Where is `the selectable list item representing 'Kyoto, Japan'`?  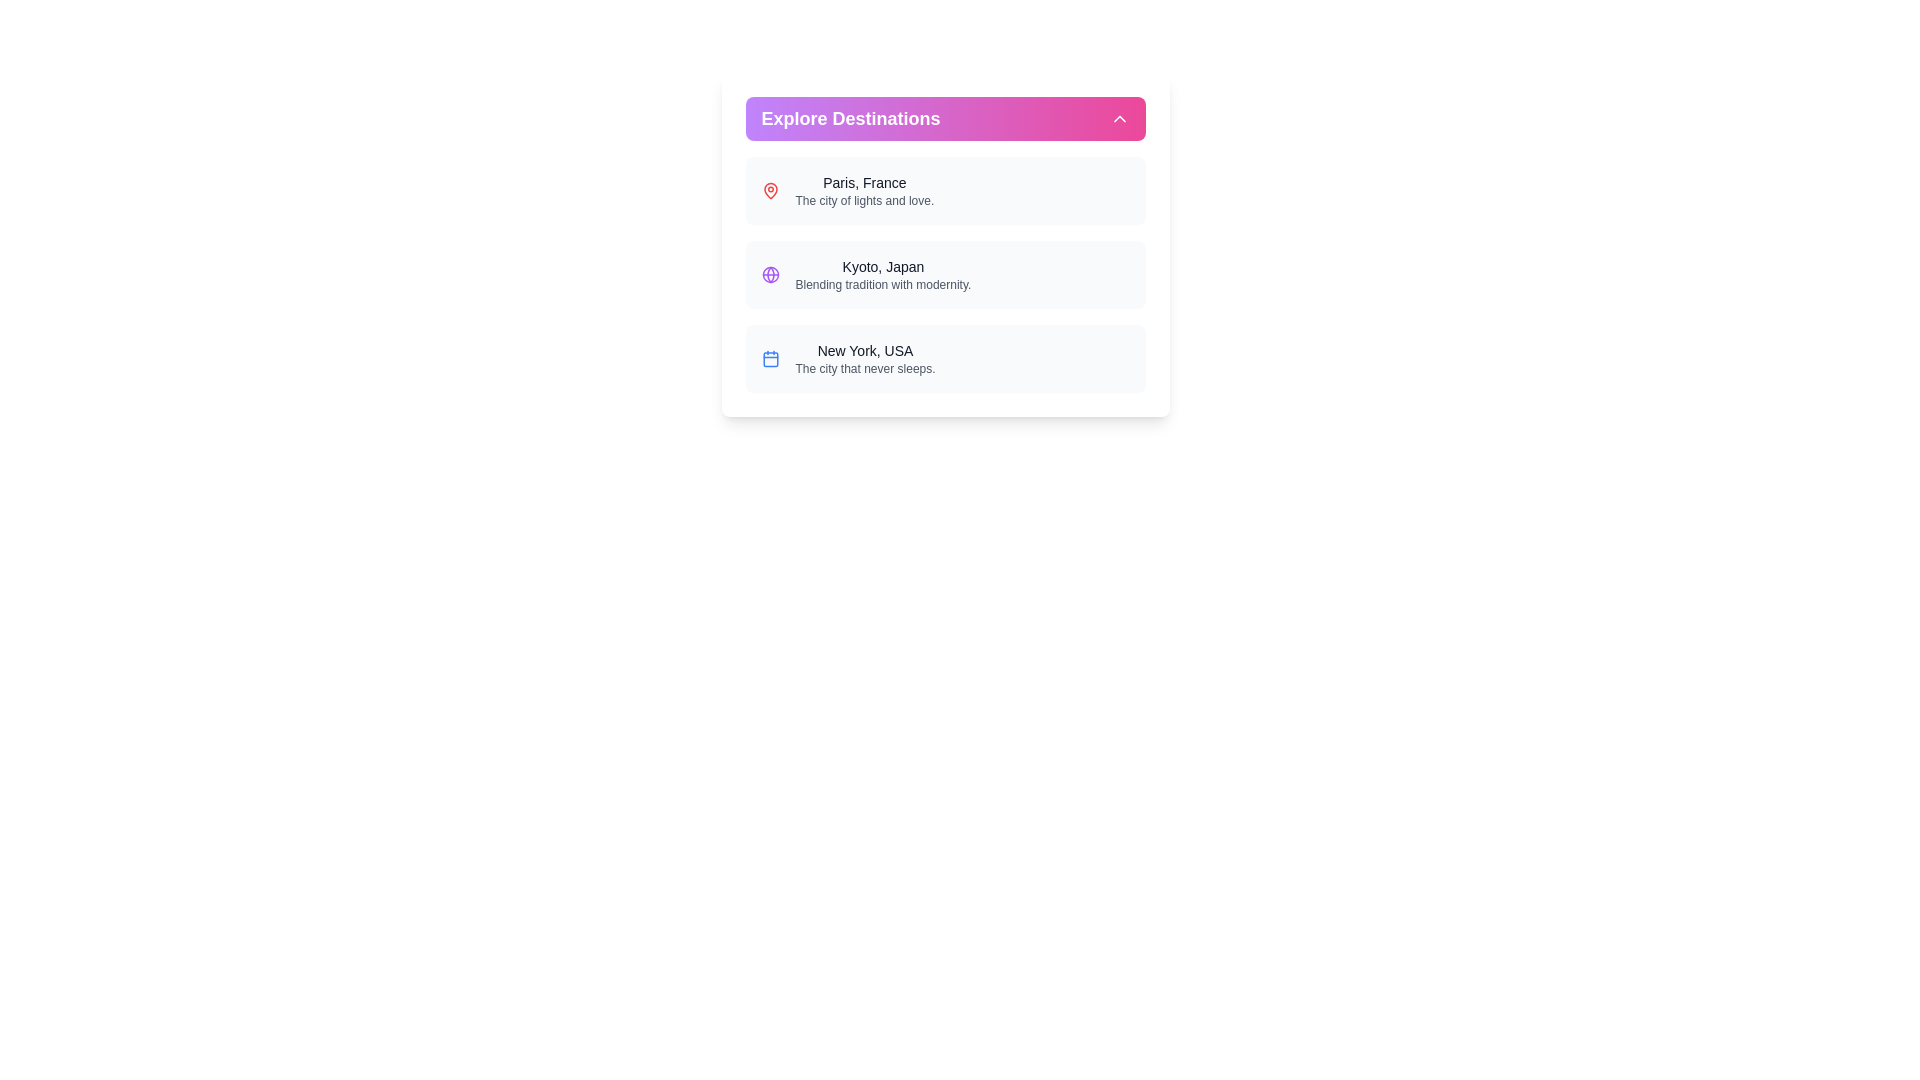
the selectable list item representing 'Kyoto, Japan' is located at coordinates (944, 274).